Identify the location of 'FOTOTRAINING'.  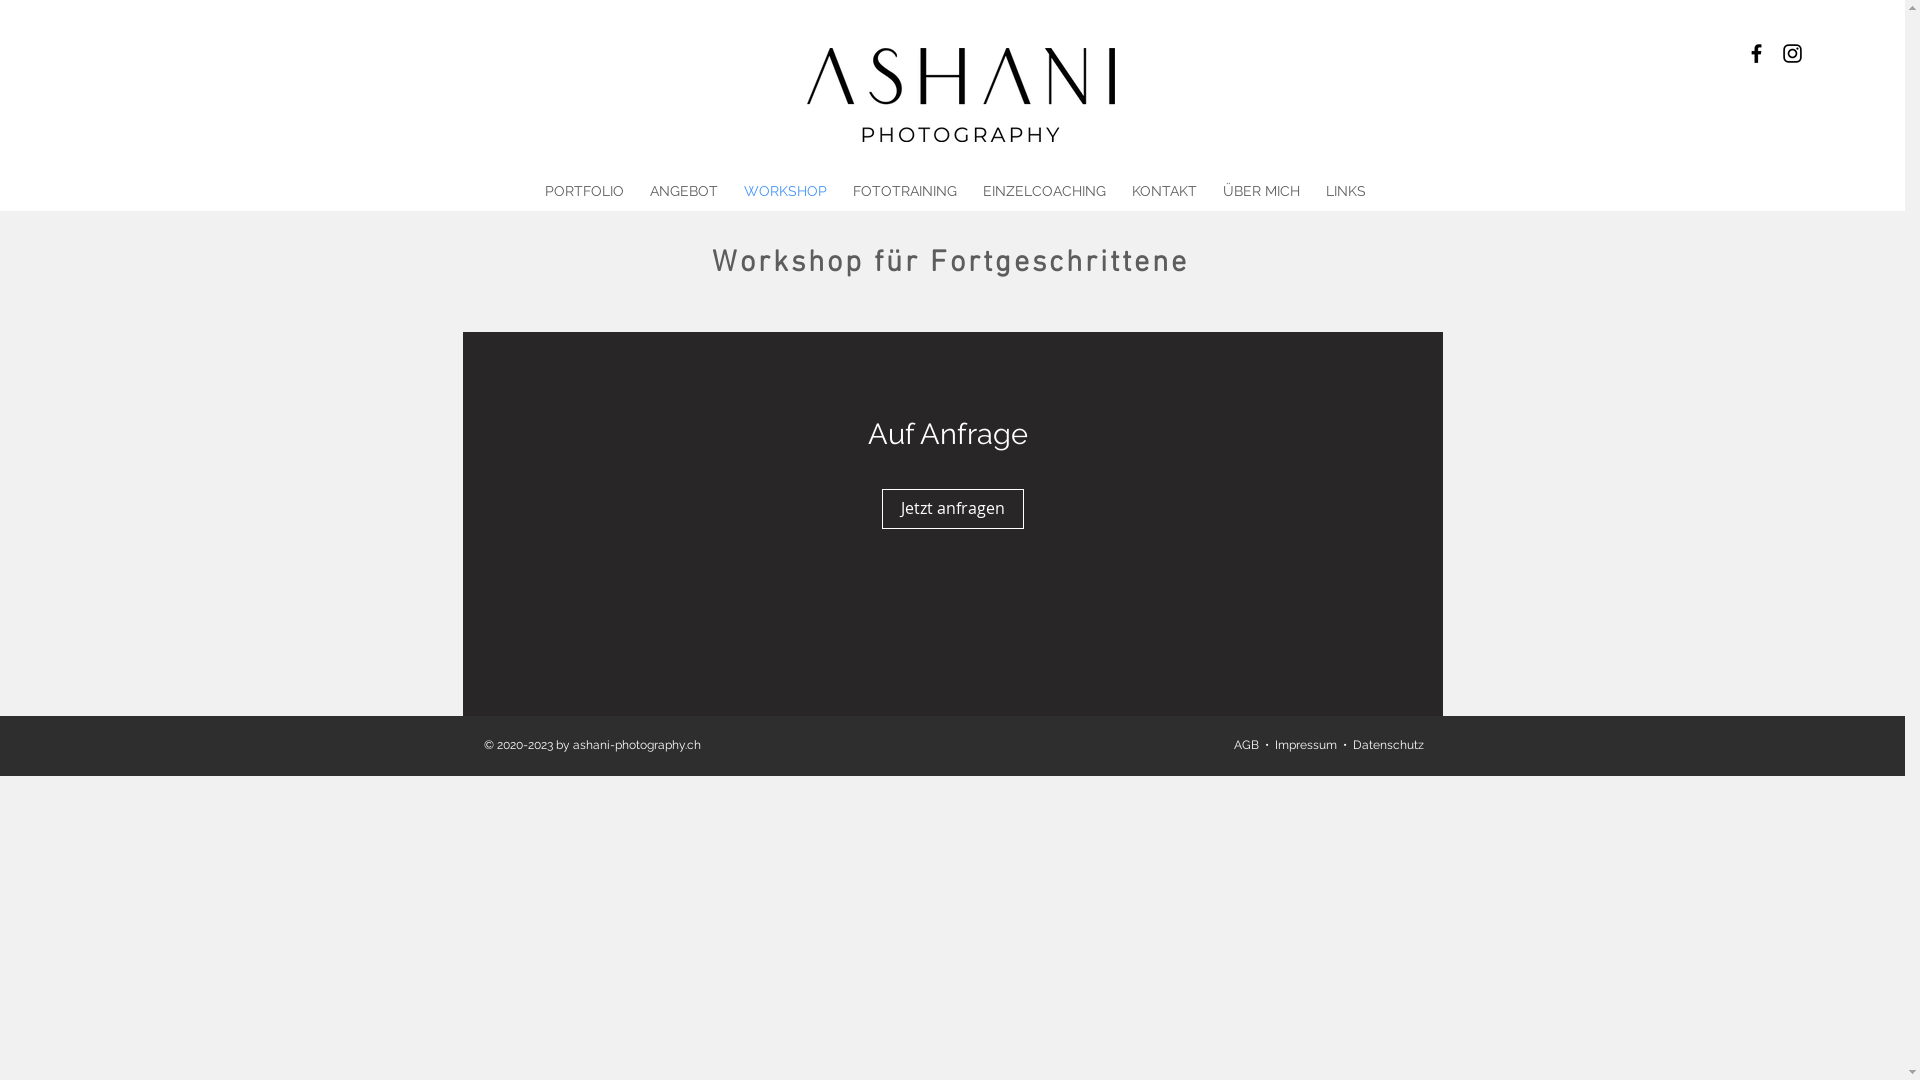
(904, 191).